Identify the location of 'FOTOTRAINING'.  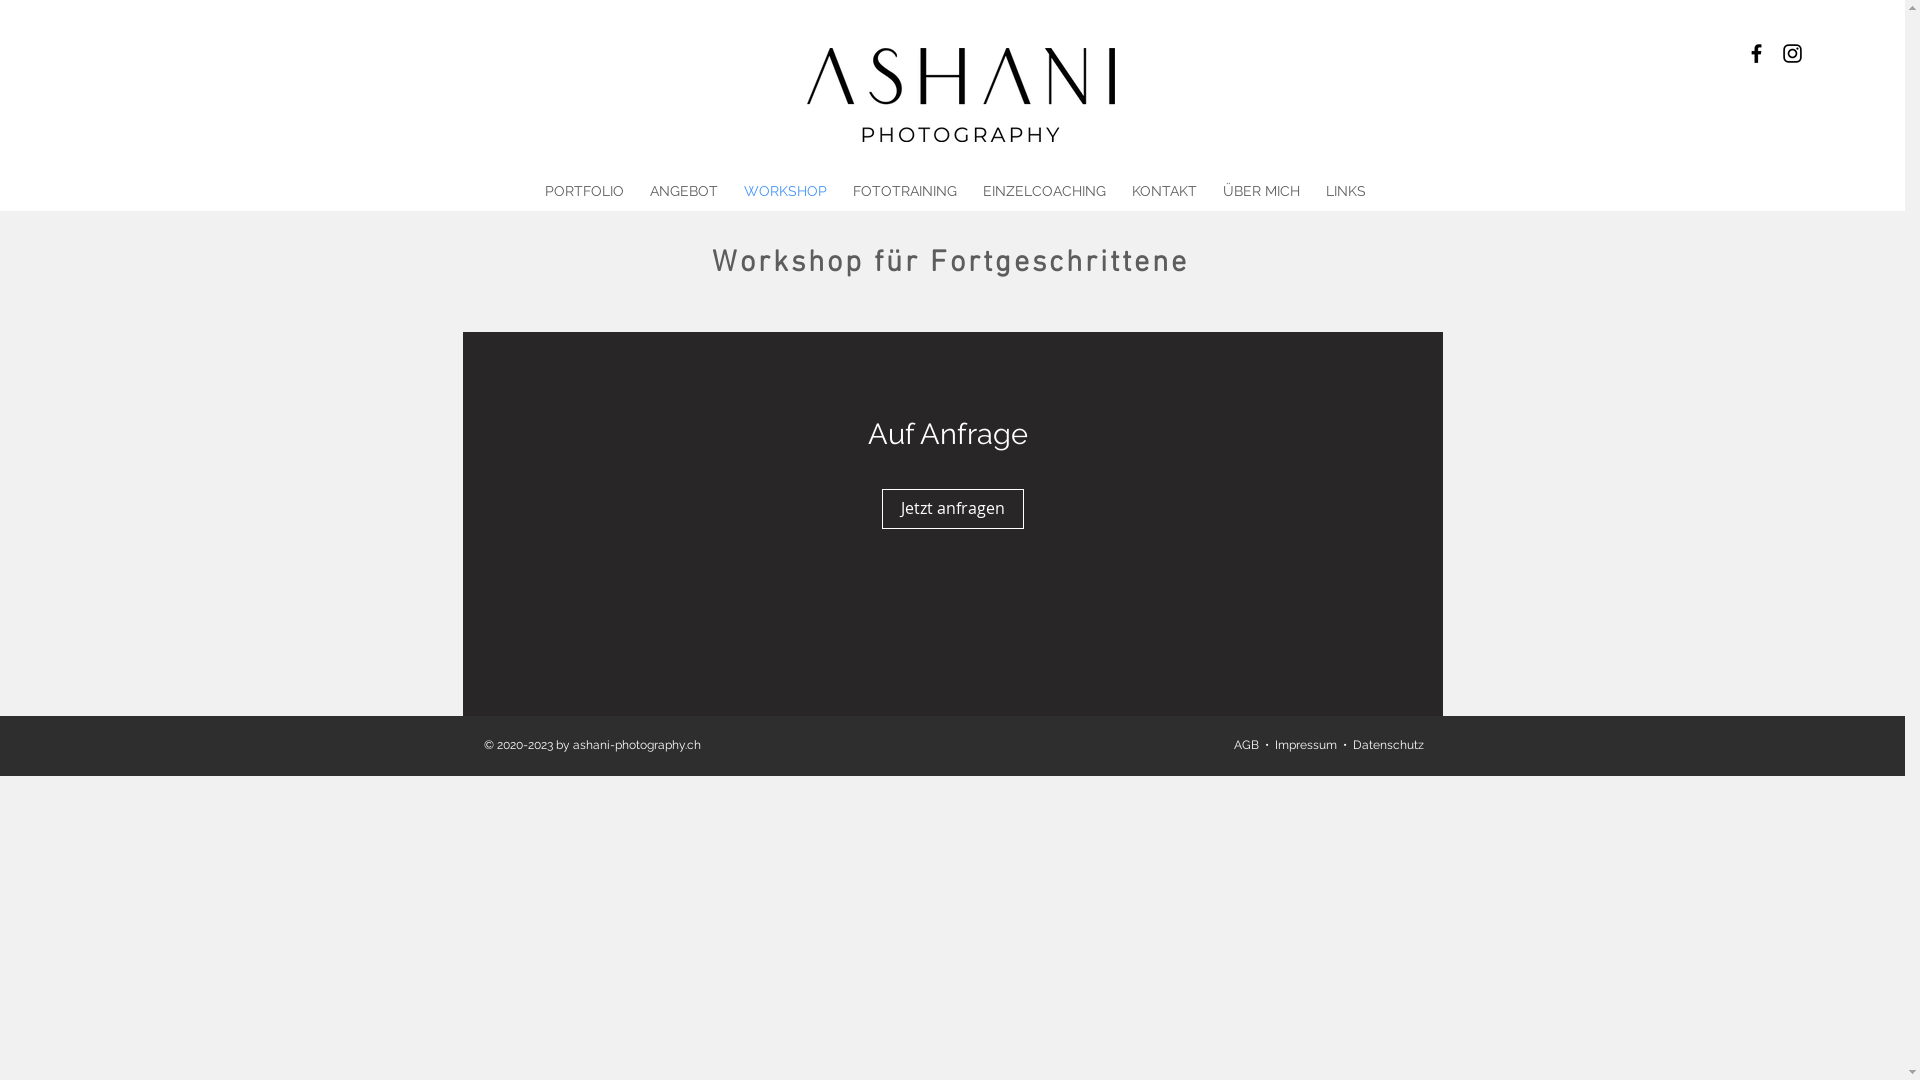
(904, 191).